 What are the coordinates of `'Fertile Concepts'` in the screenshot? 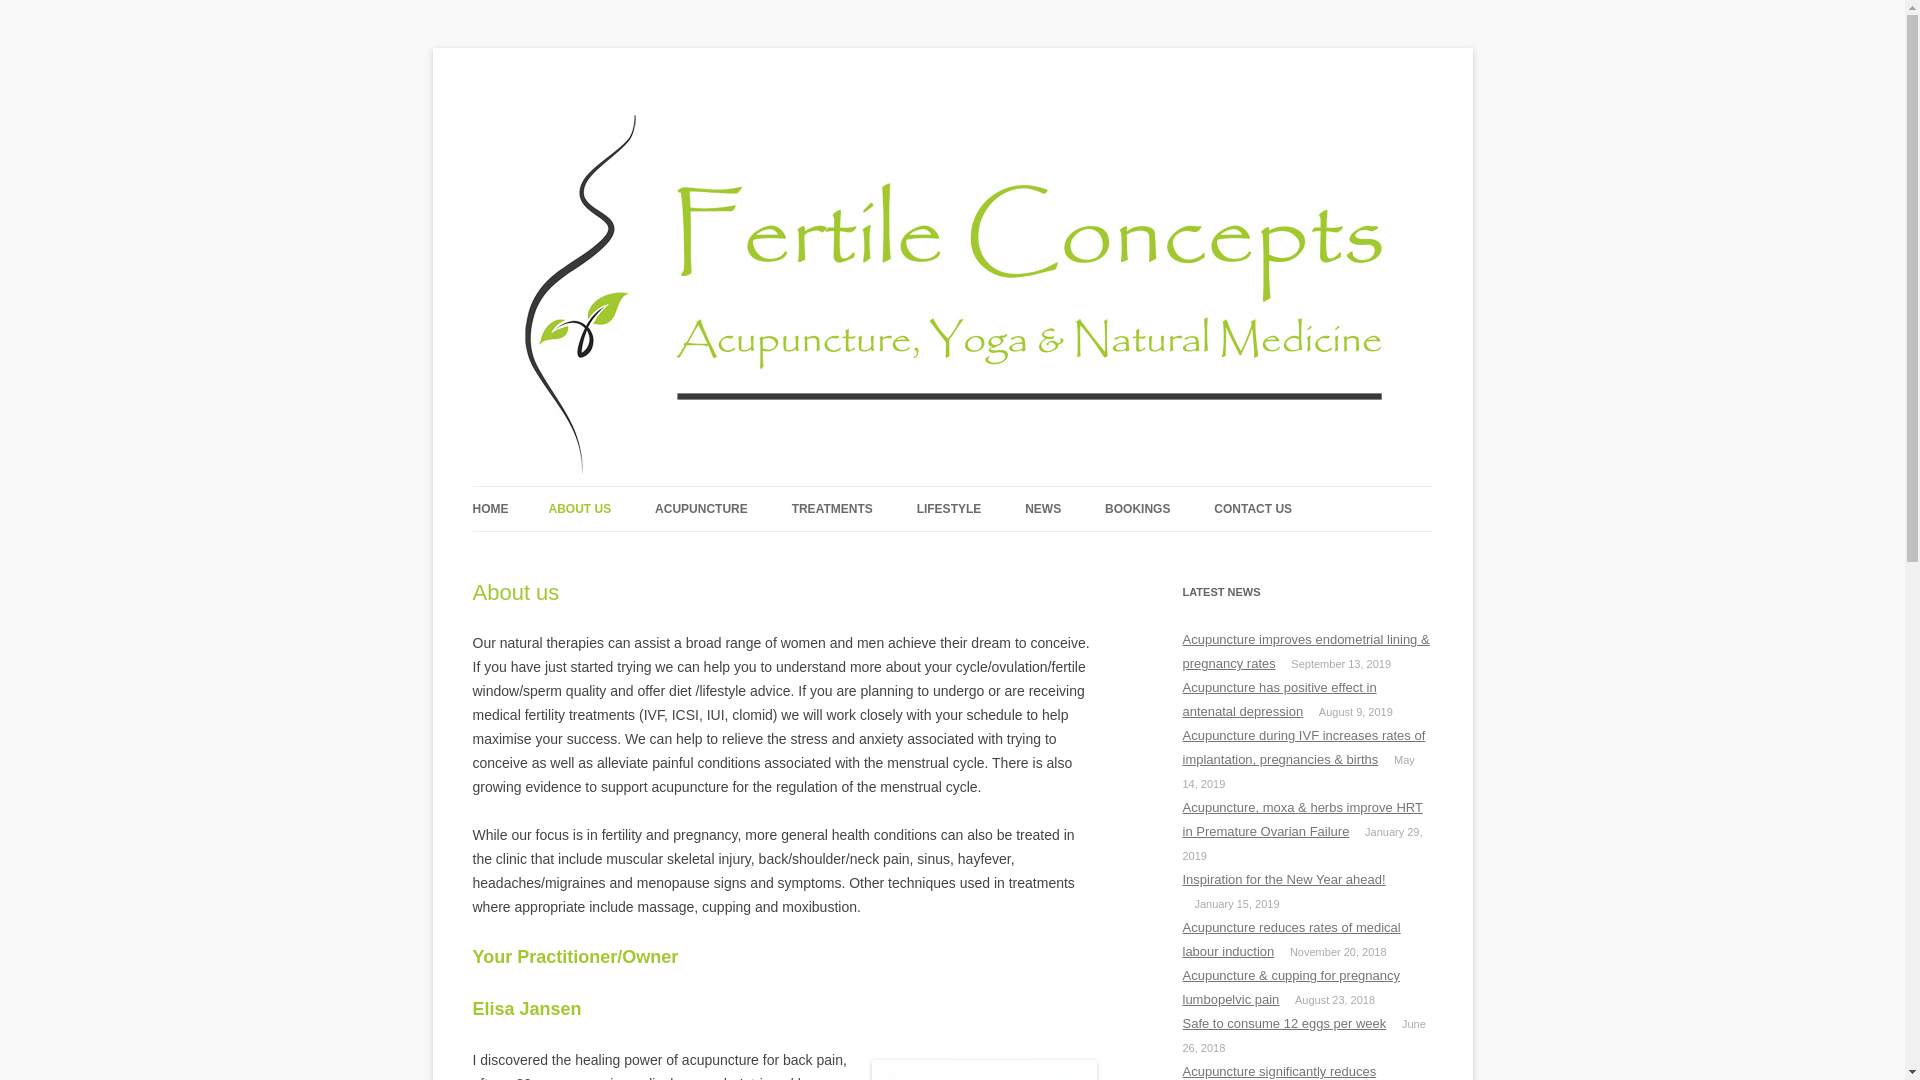 It's located at (519, 83).